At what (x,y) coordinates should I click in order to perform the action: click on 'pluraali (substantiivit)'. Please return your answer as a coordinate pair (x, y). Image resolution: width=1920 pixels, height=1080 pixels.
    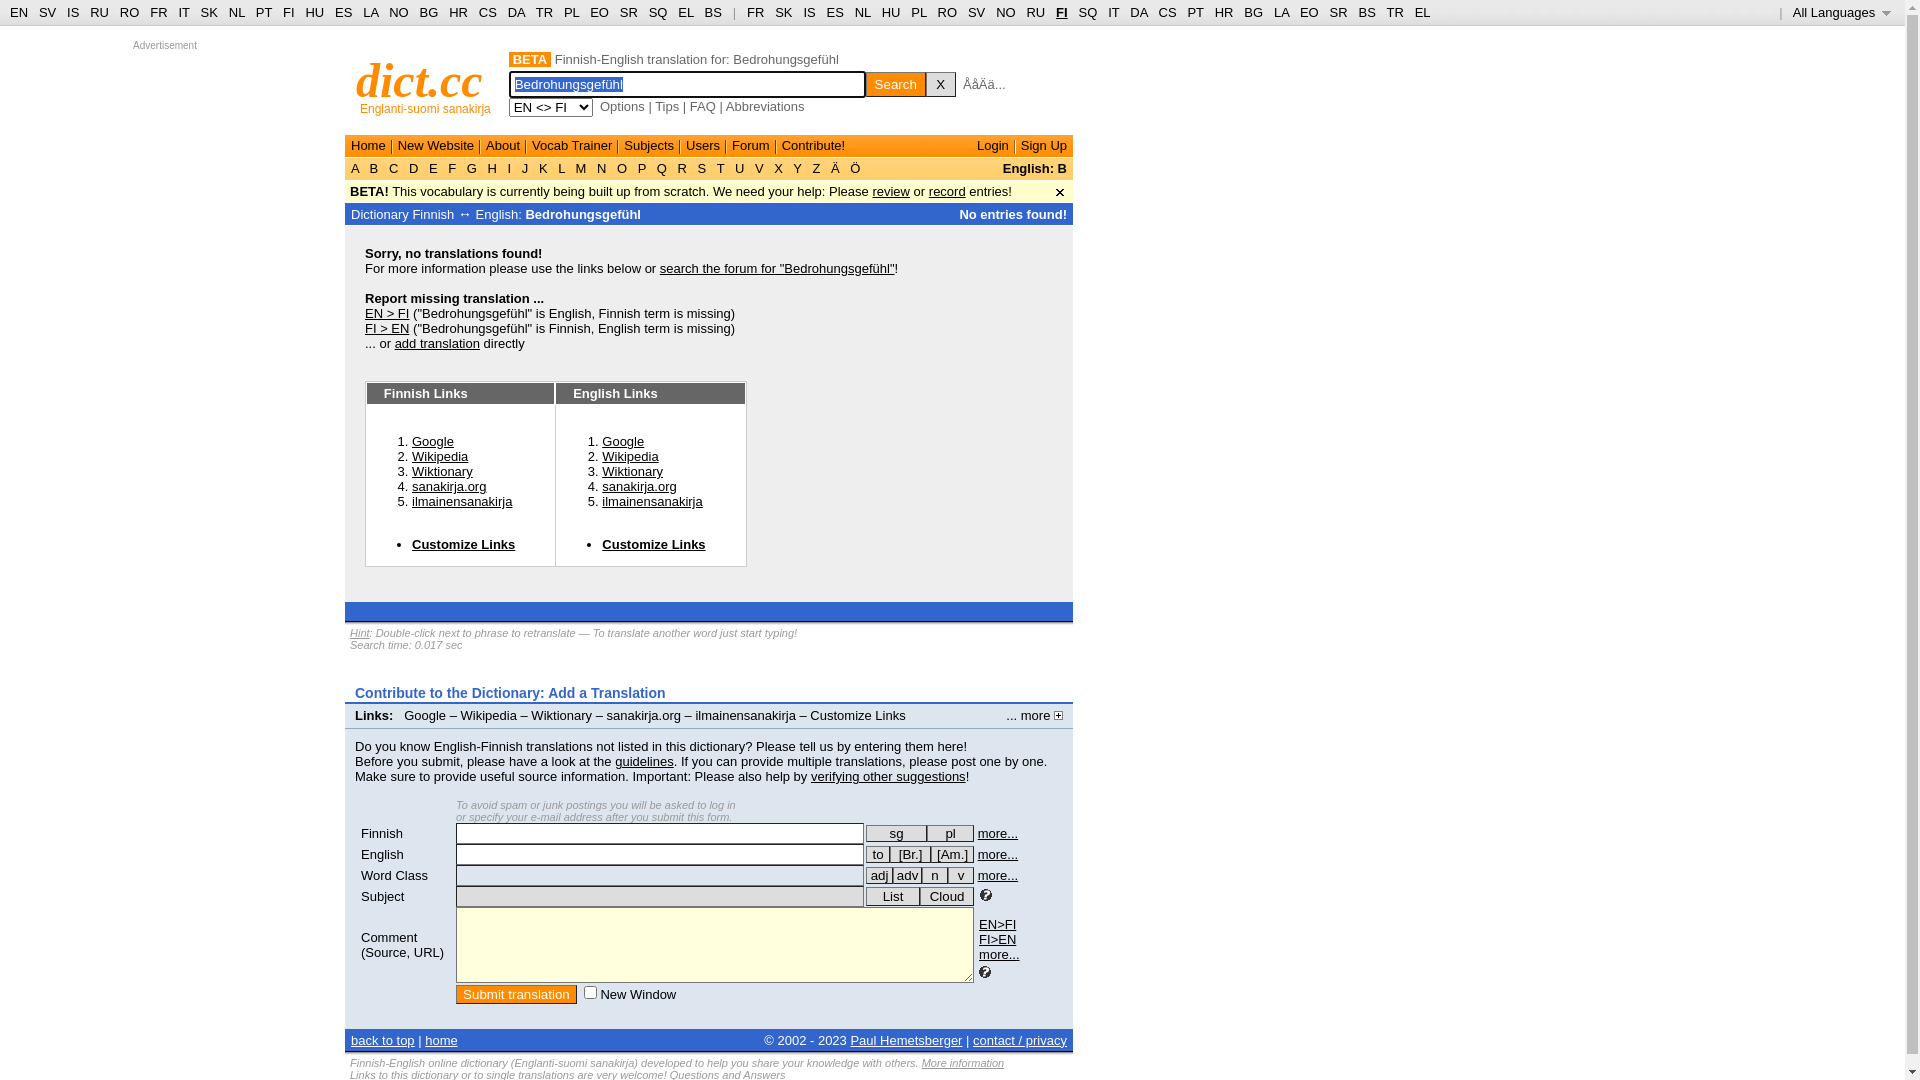
    Looking at the image, I should click on (949, 833).